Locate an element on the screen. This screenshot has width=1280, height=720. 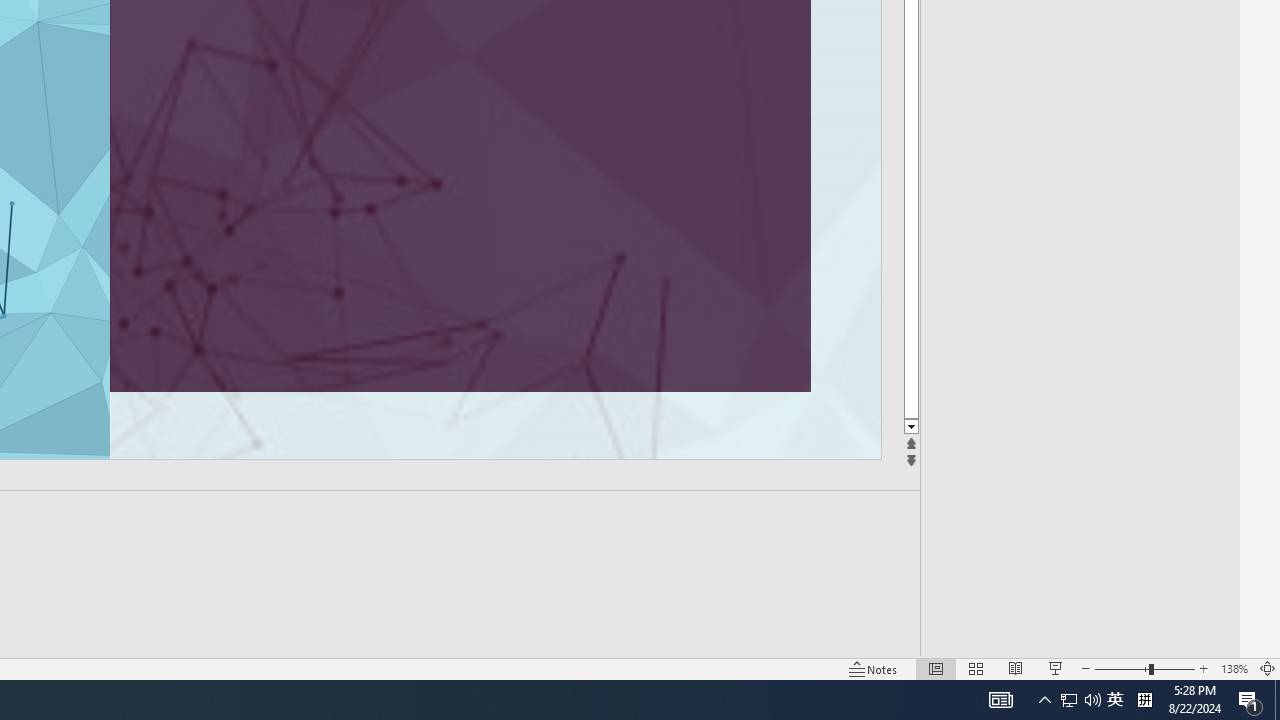
'Zoom Out' is located at coordinates (1121, 669).